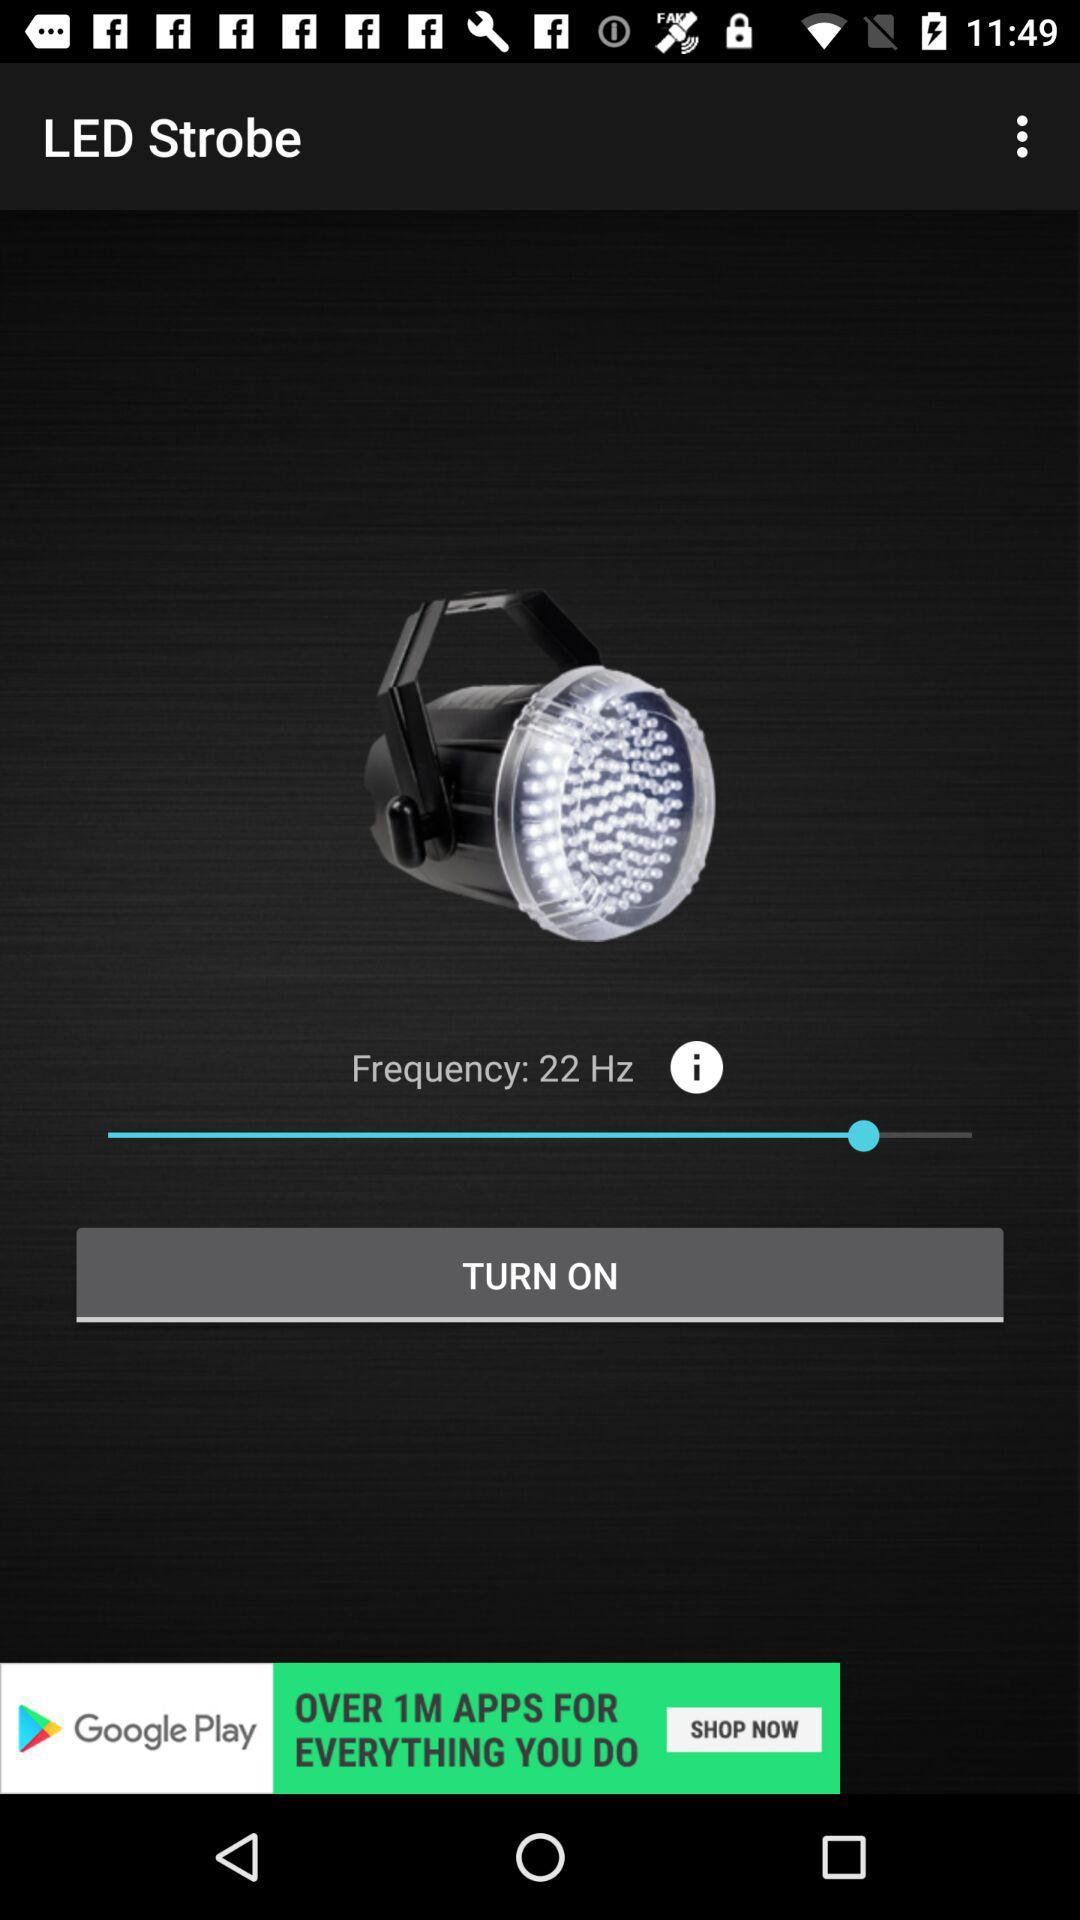  I want to click on visit advertiser, so click(540, 1727).